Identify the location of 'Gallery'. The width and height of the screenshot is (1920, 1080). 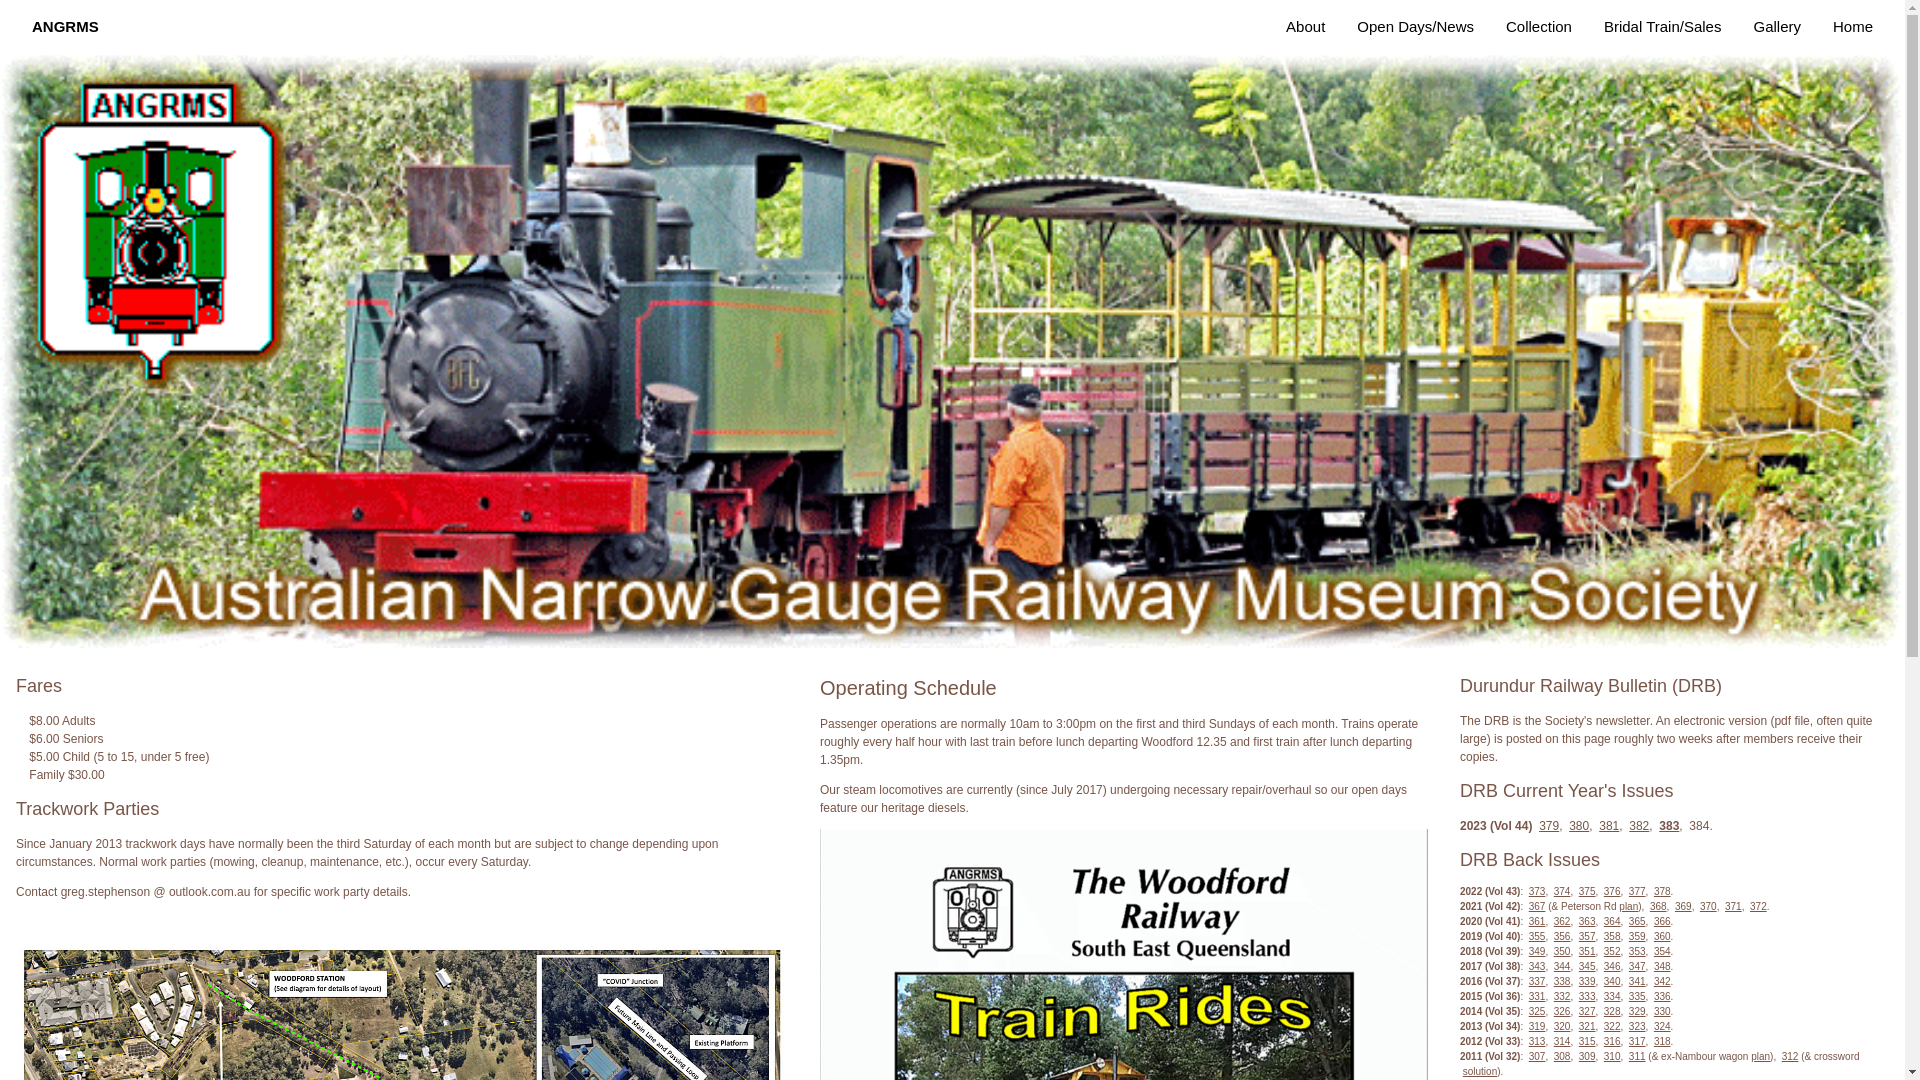
(1776, 27).